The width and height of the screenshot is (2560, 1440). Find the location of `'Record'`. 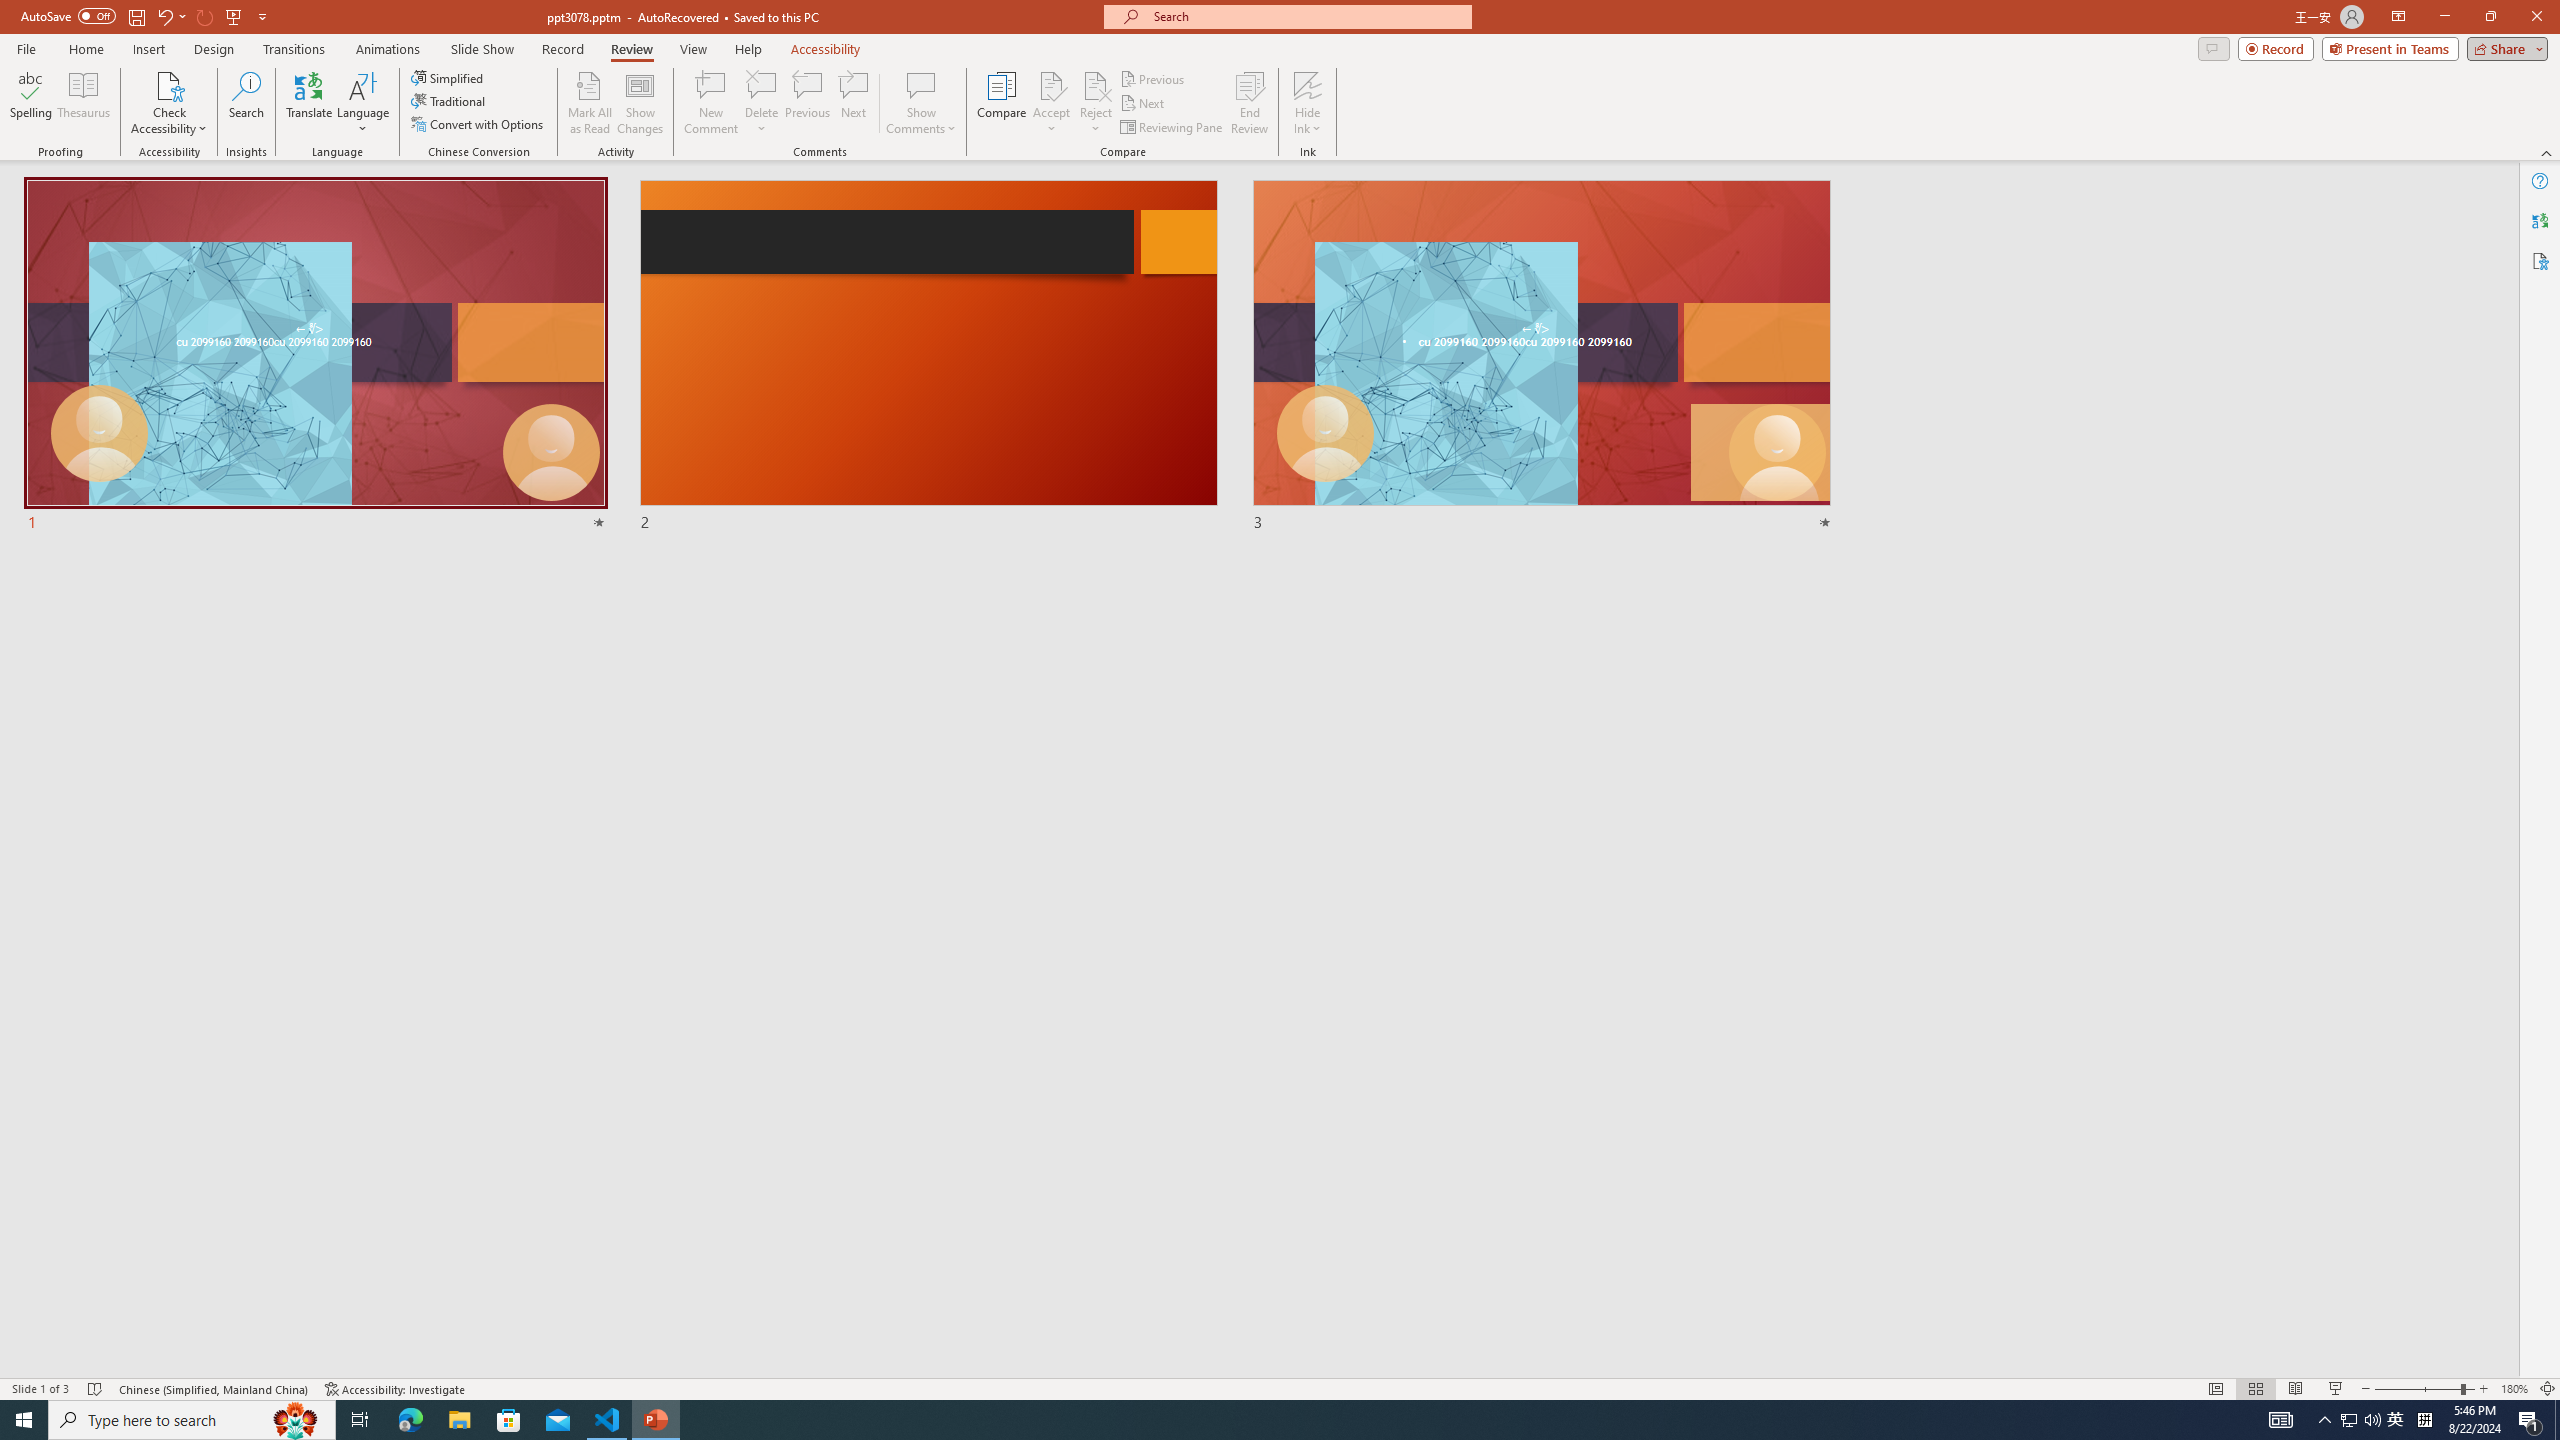

'Record' is located at coordinates (562, 49).